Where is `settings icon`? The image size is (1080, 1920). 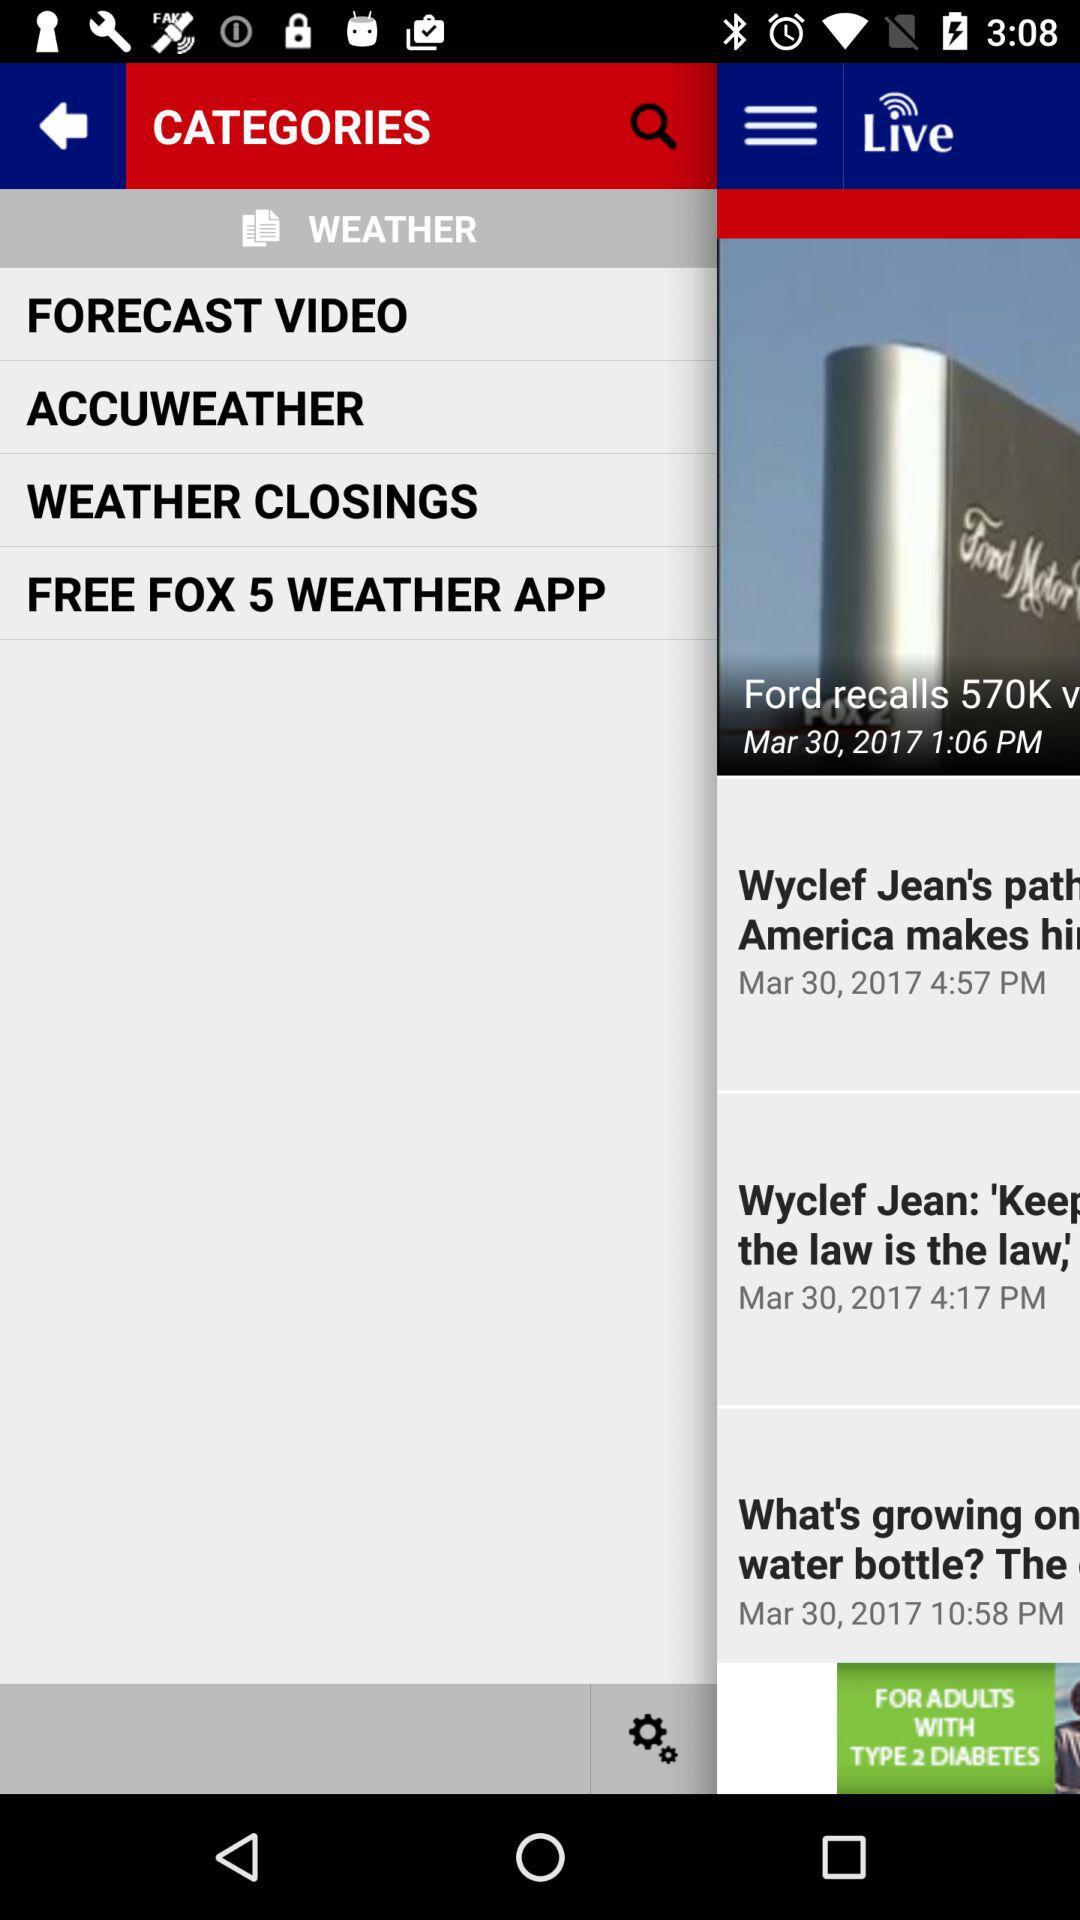 settings icon is located at coordinates (654, 1737).